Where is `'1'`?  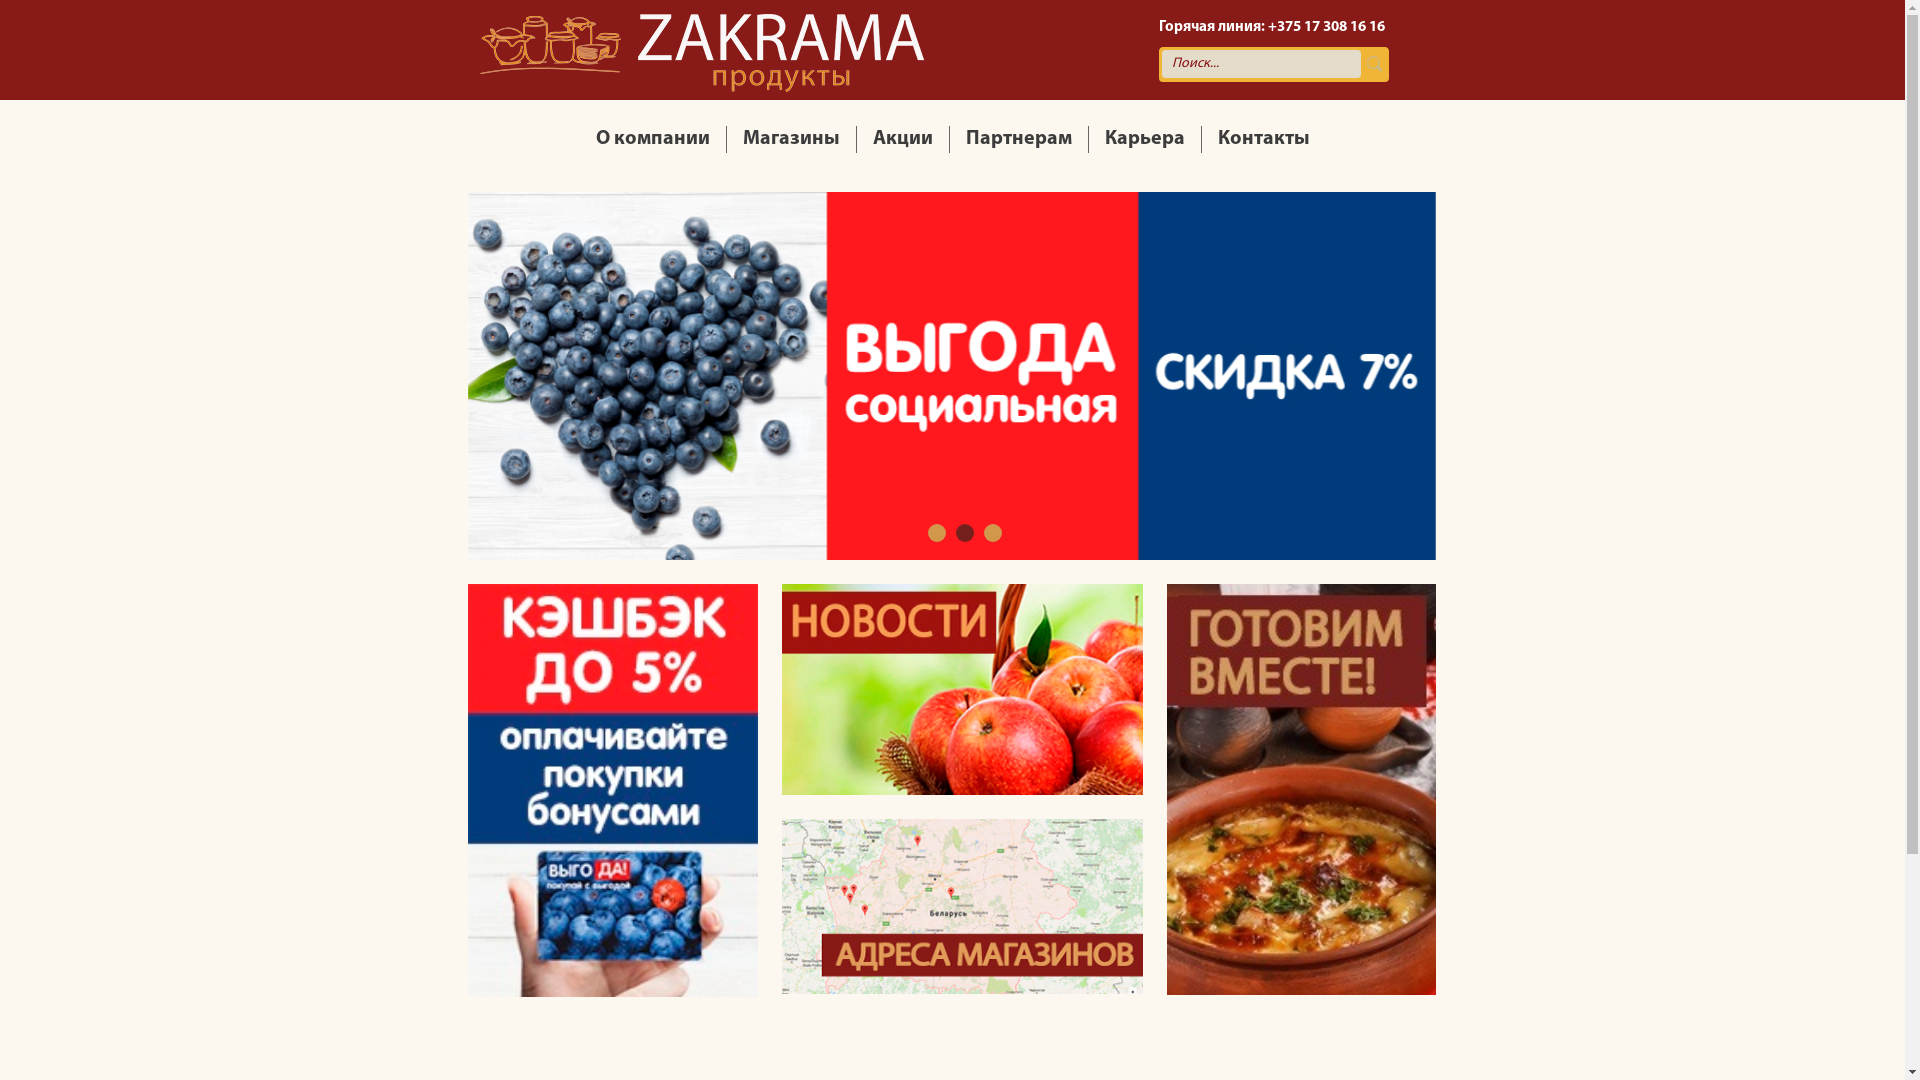 '1' is located at coordinates (935, 531).